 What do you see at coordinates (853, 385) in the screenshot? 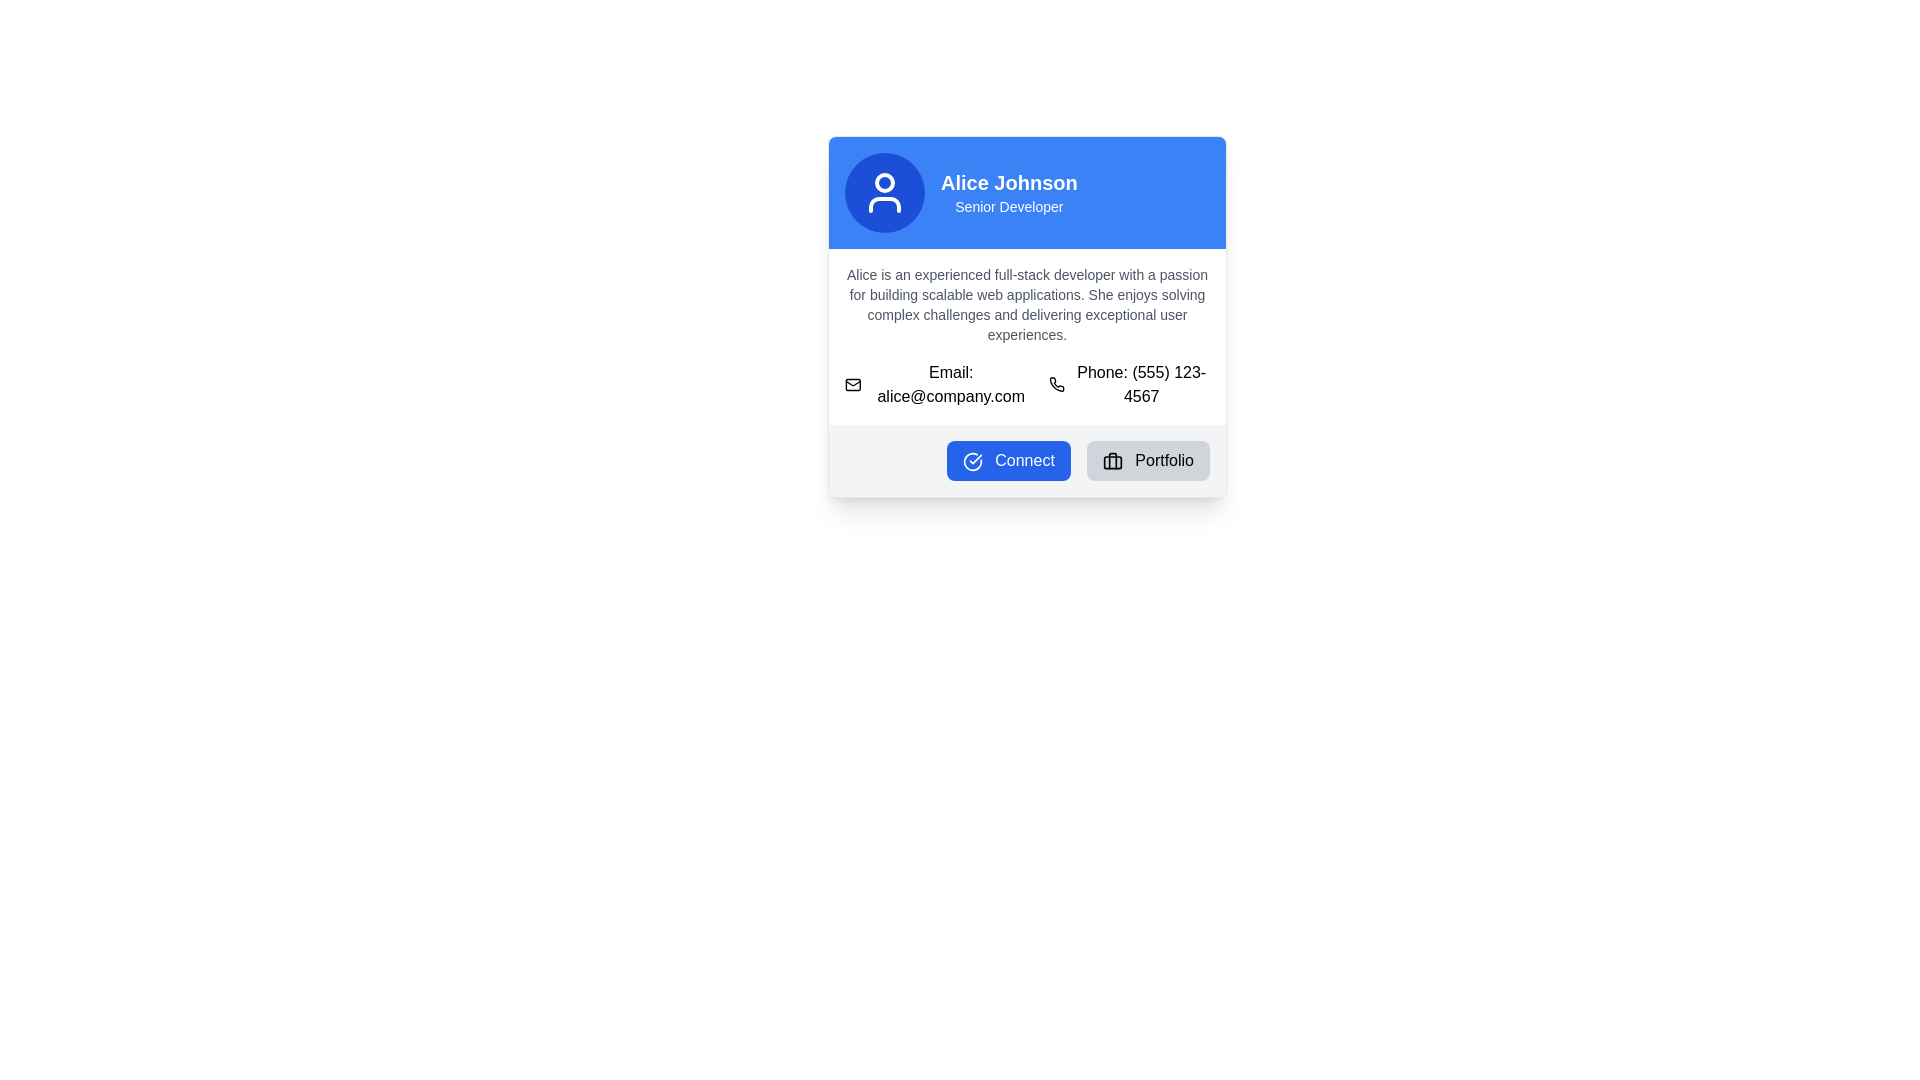
I see `the decorative element within the mail envelope icon located in the user's contact card area, near the email text and icon` at bounding box center [853, 385].